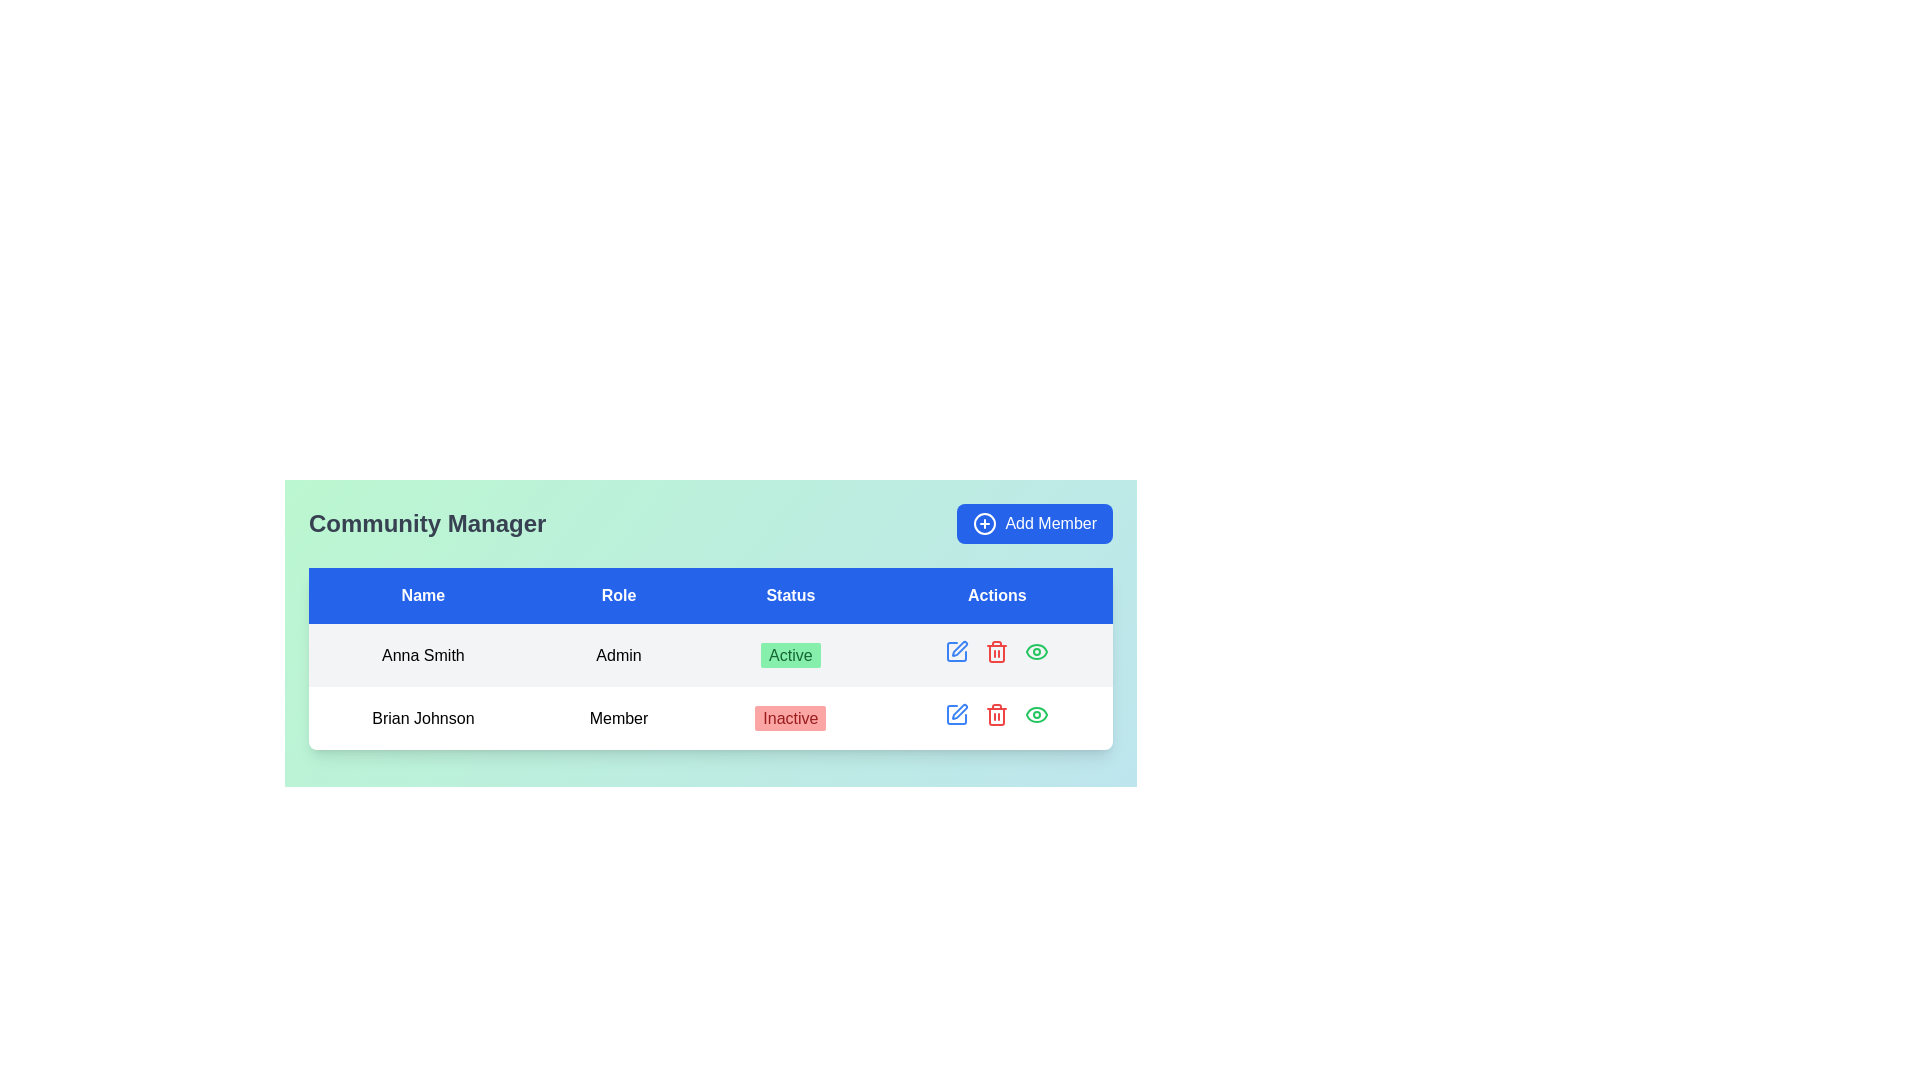 Image resolution: width=1920 pixels, height=1080 pixels. I want to click on the eye-shaped icon button located in the 'Actions' column of the second row in the table, so click(1037, 713).